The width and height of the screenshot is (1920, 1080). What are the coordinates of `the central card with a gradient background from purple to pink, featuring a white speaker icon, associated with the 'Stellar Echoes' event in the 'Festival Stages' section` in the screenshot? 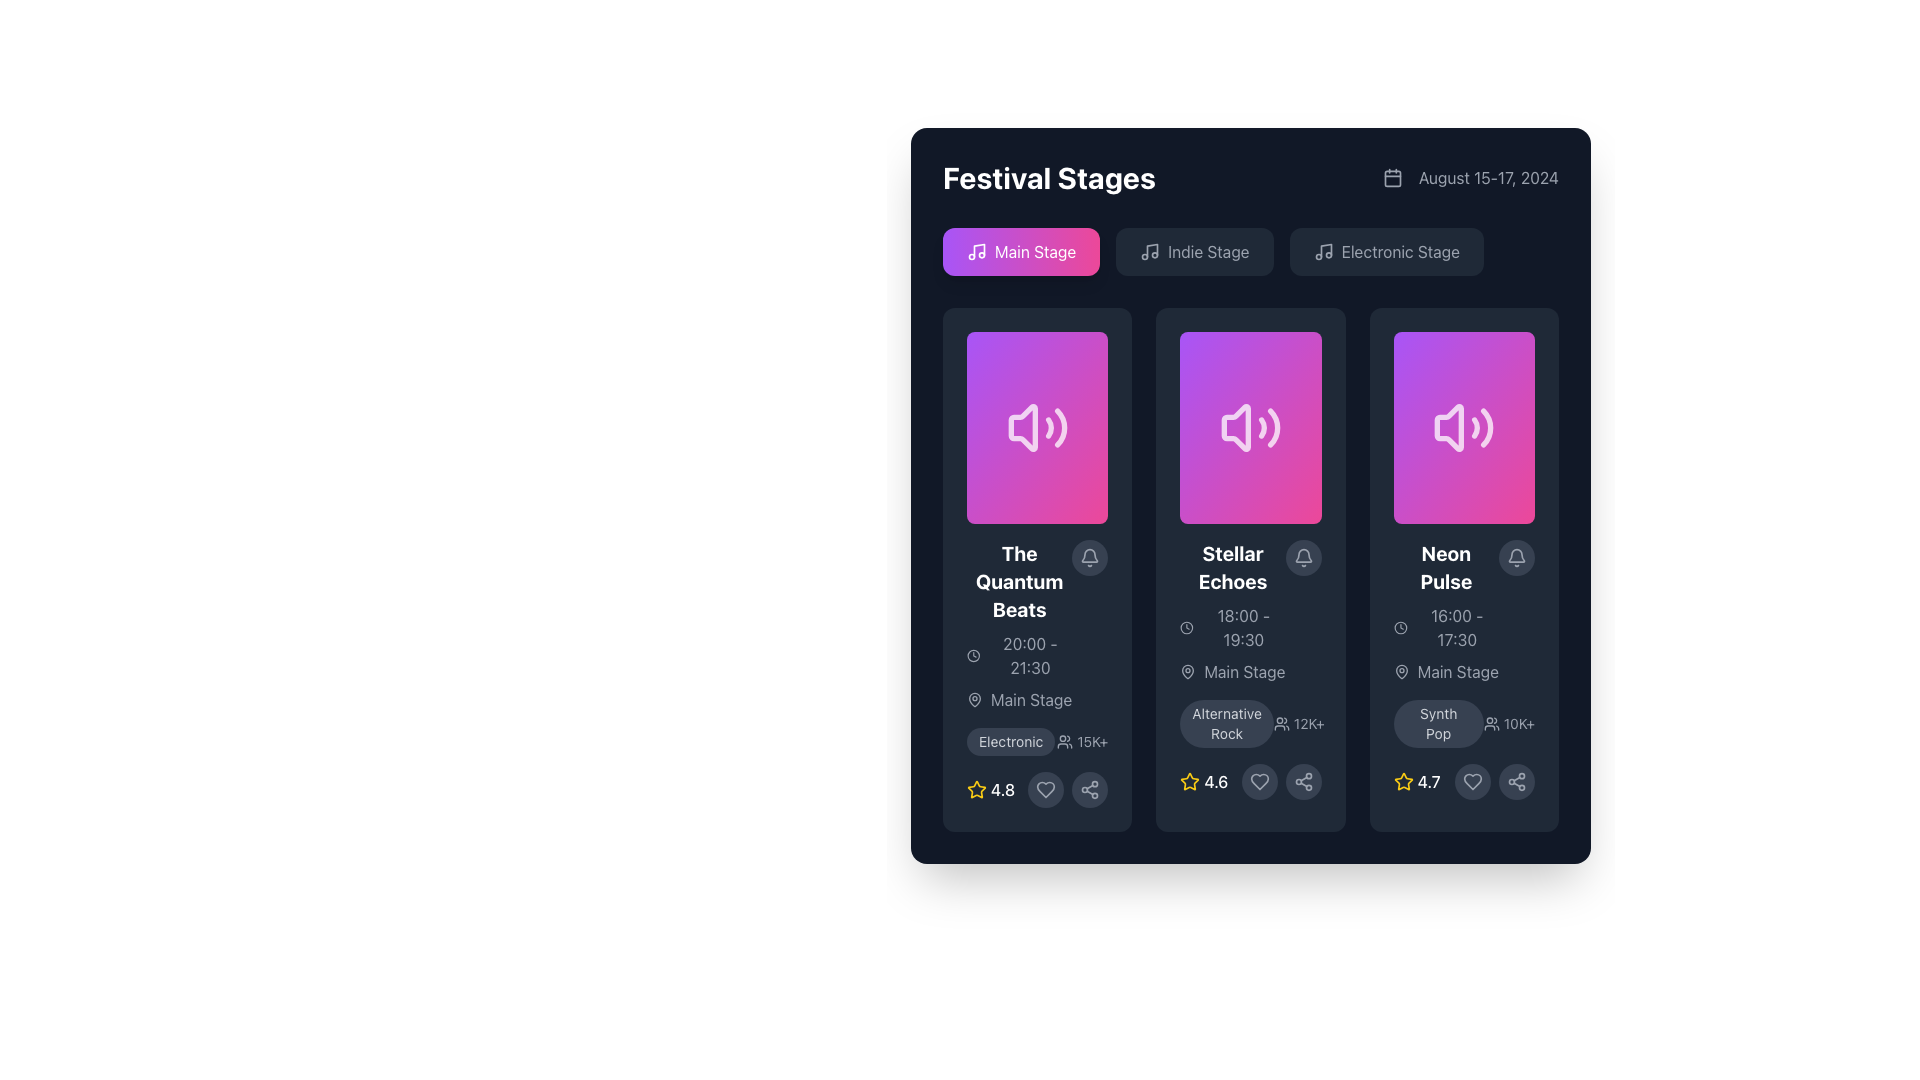 It's located at (1250, 427).